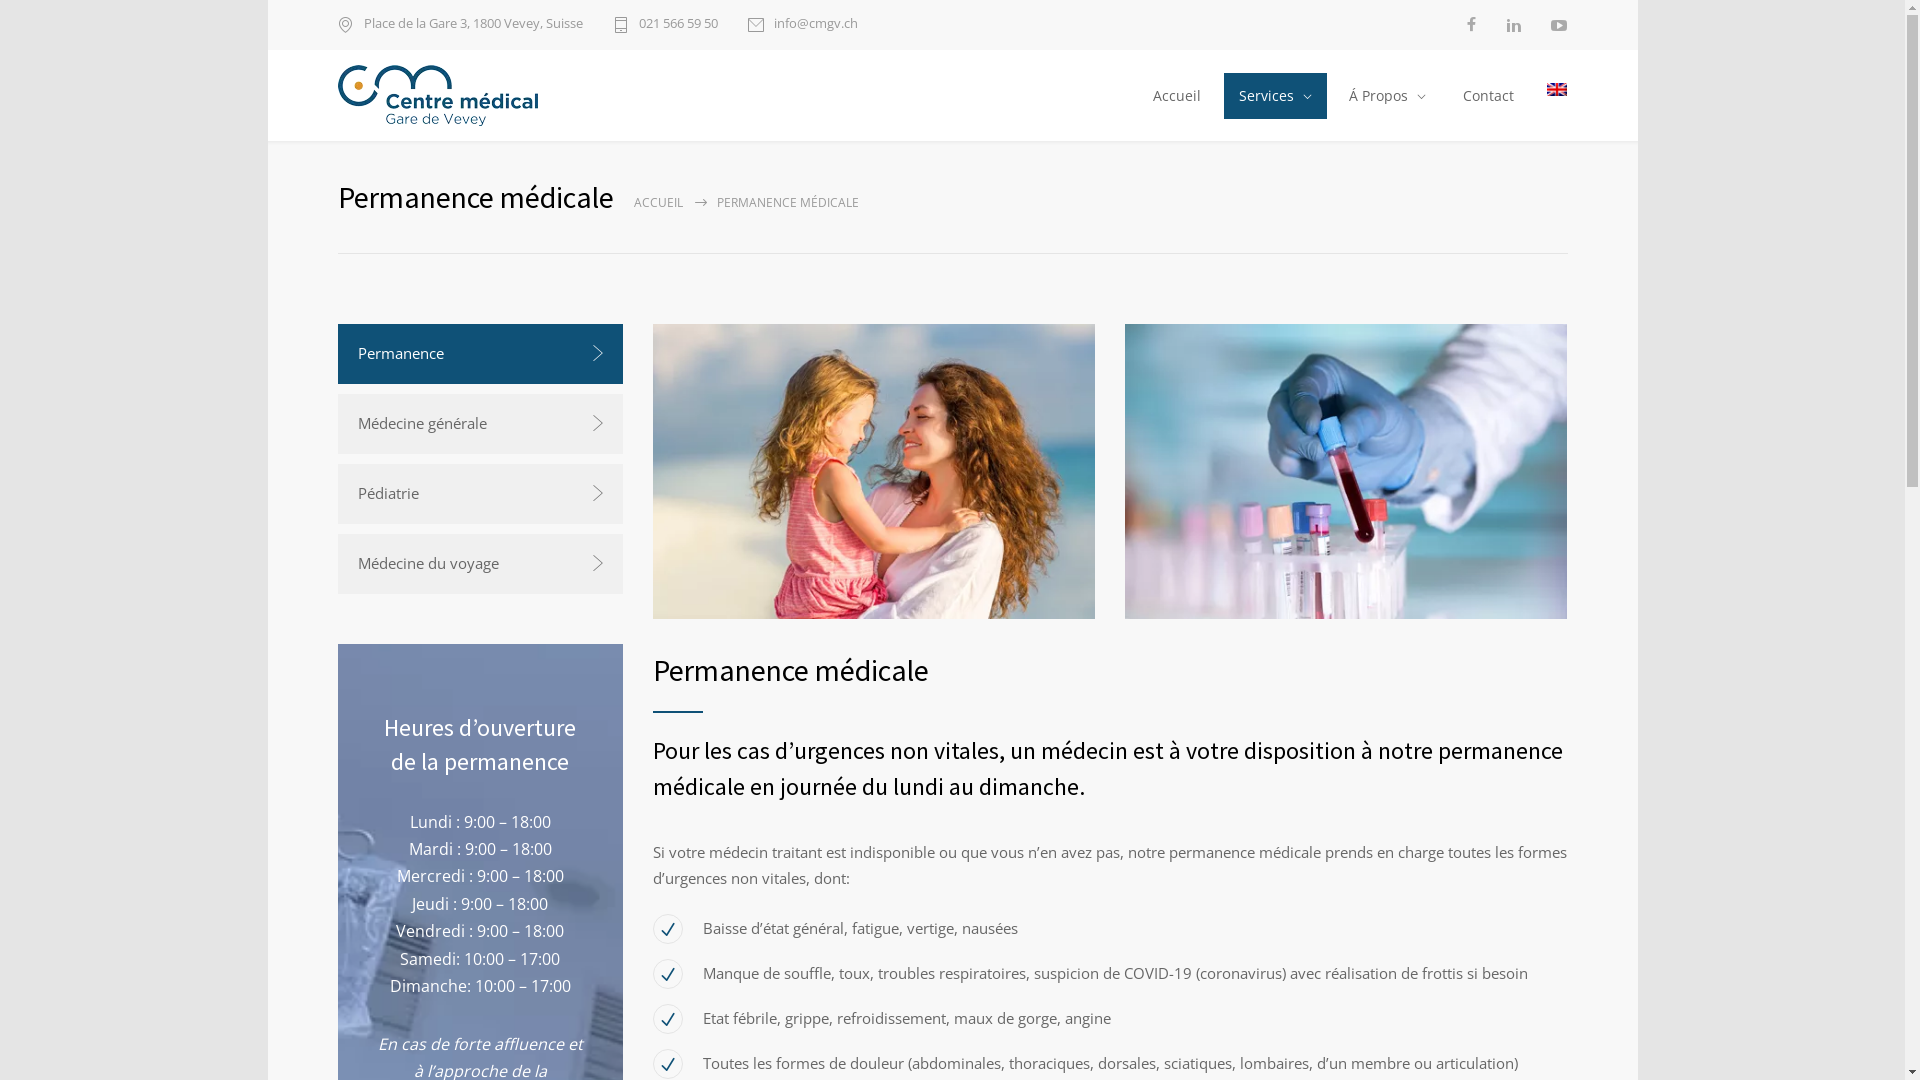  I want to click on 'info@cmgv.ch', so click(802, 24).